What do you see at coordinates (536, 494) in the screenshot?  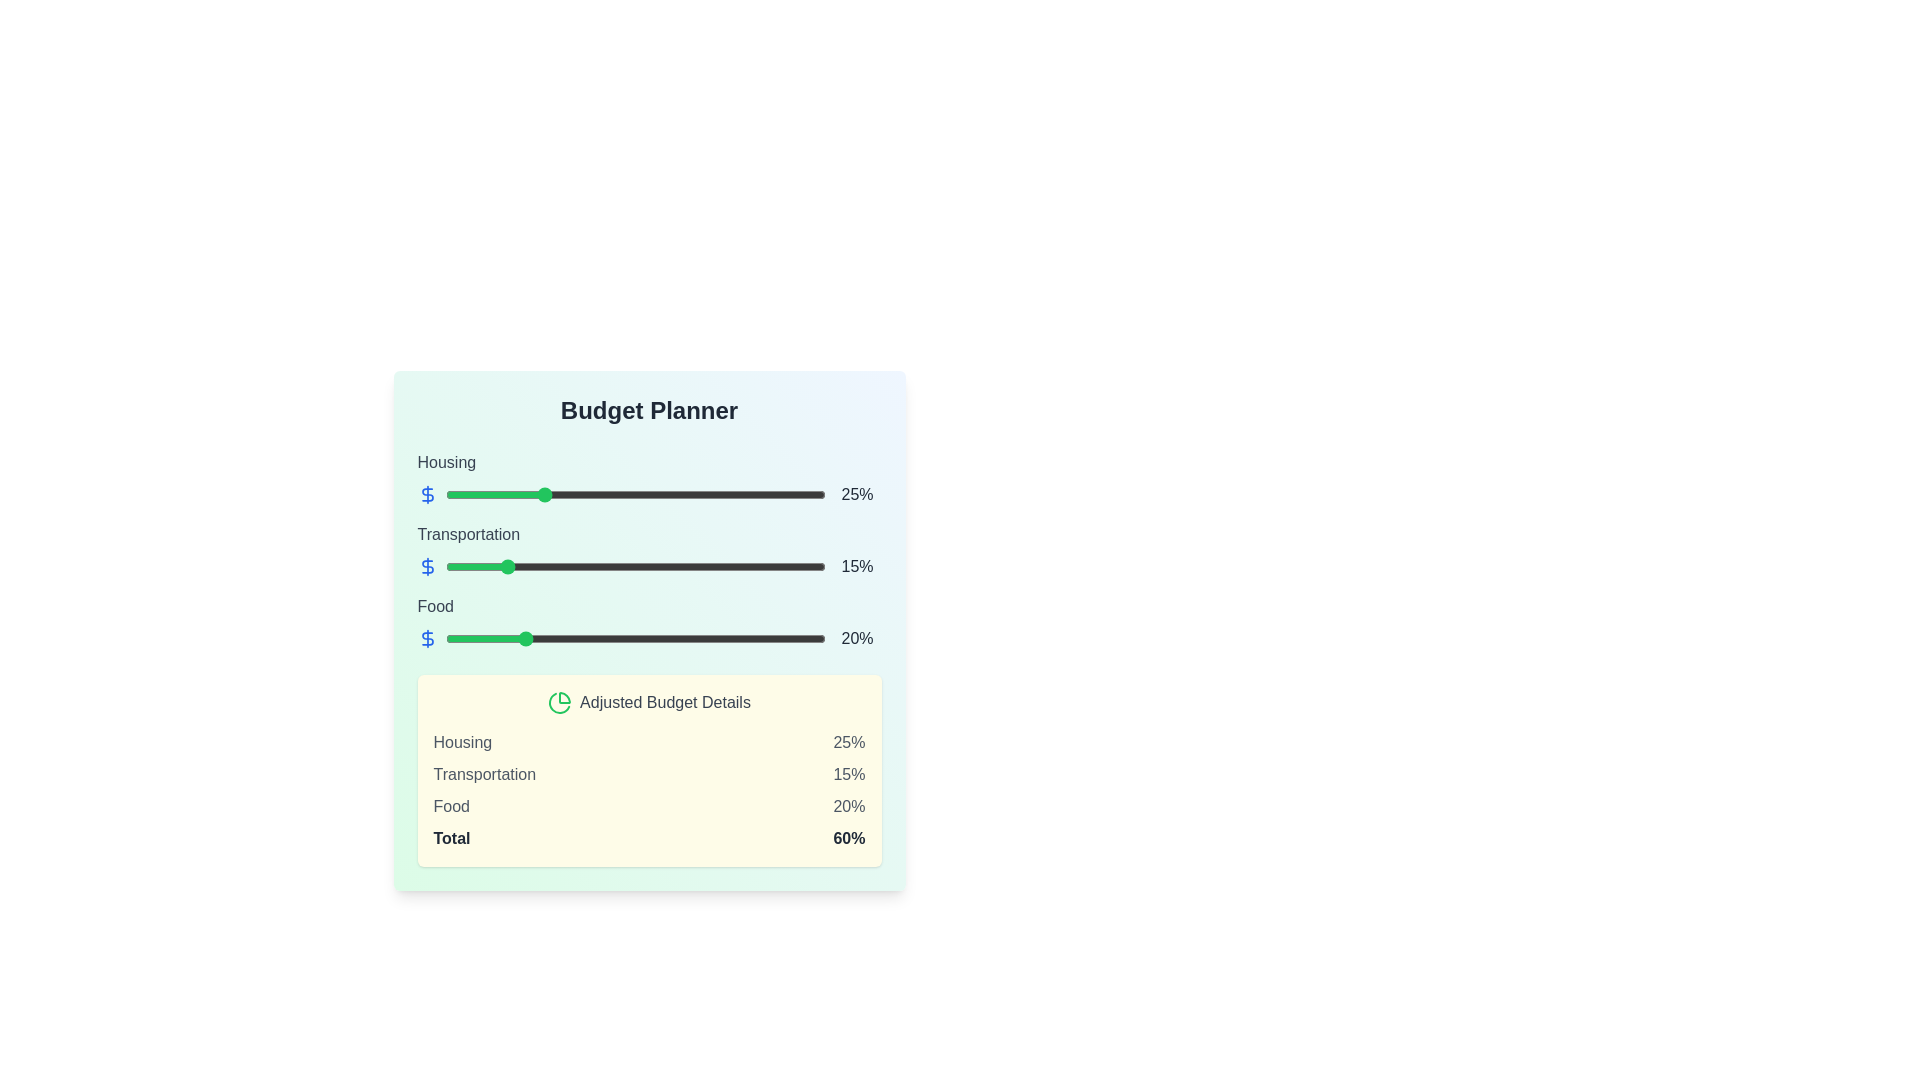 I see `the housing budget slider` at bounding box center [536, 494].